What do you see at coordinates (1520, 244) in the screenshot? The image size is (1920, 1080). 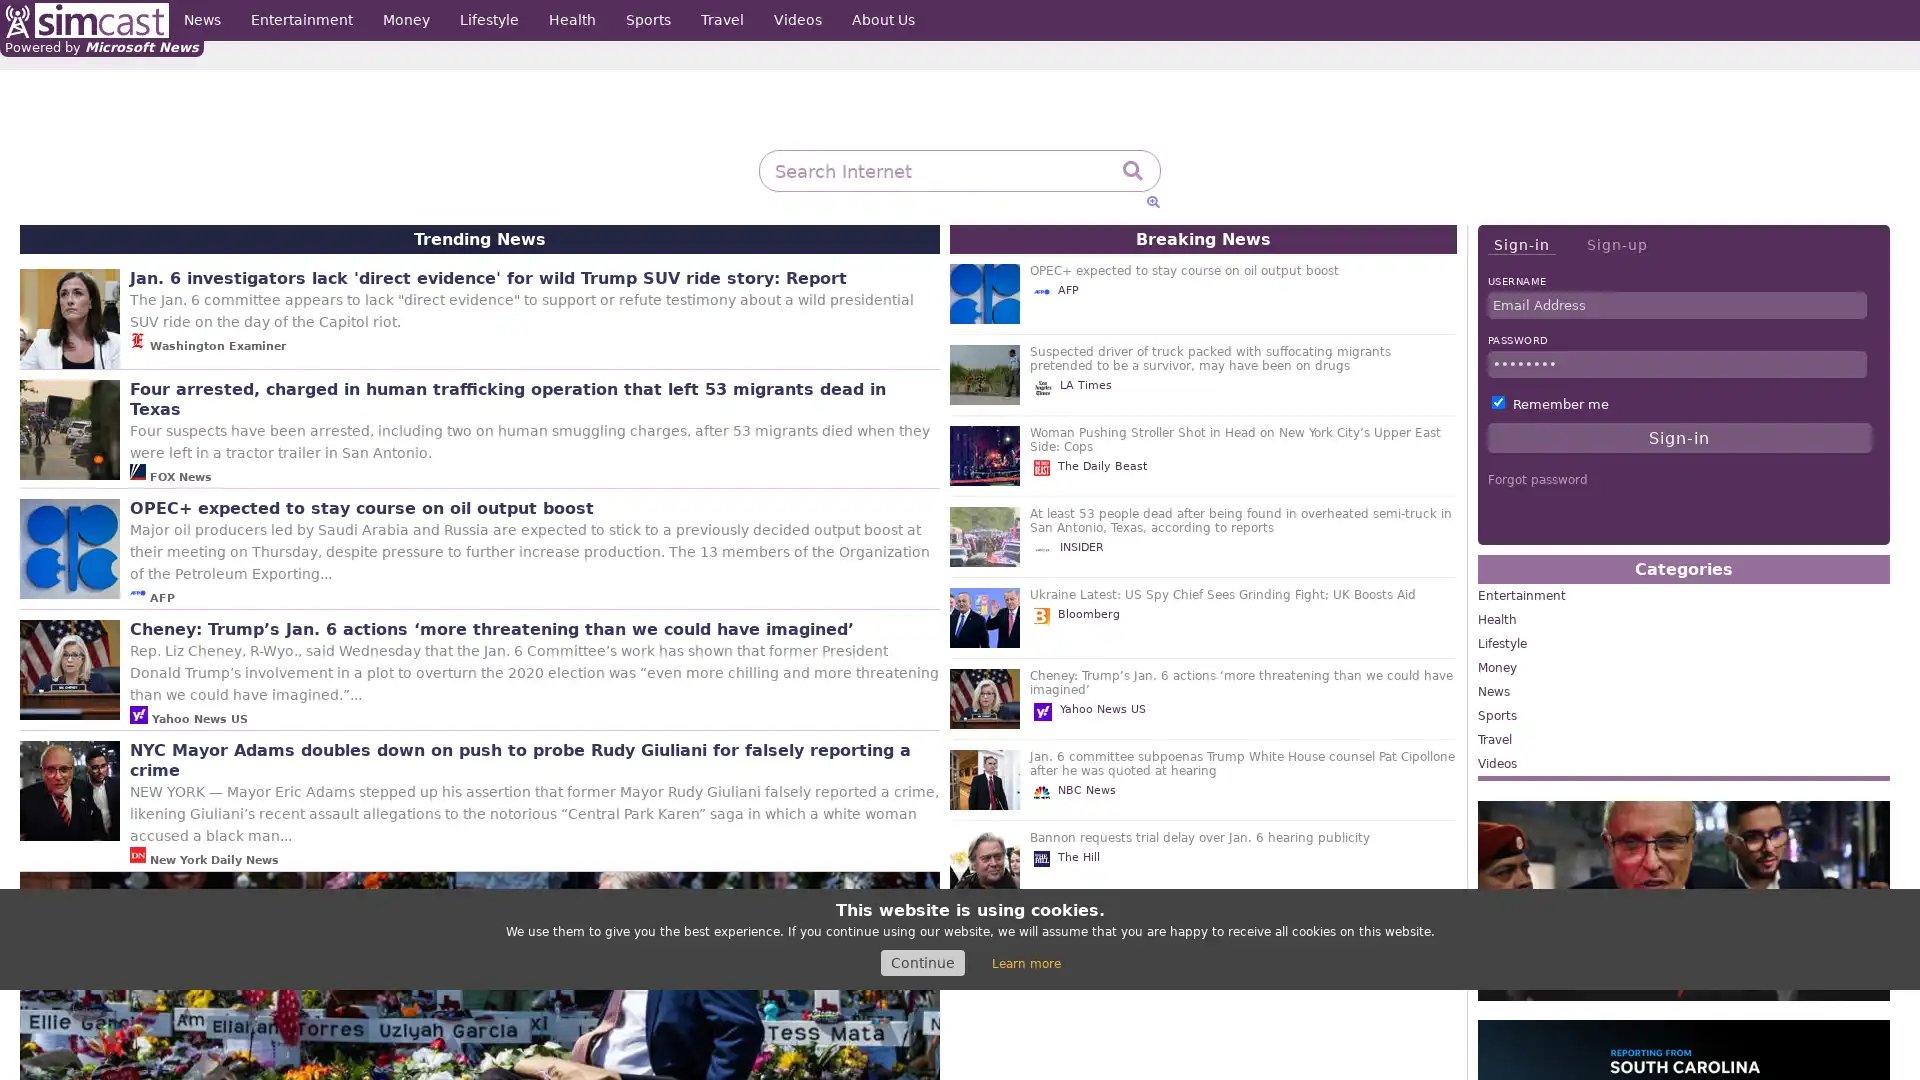 I see `Sign-in` at bounding box center [1520, 244].